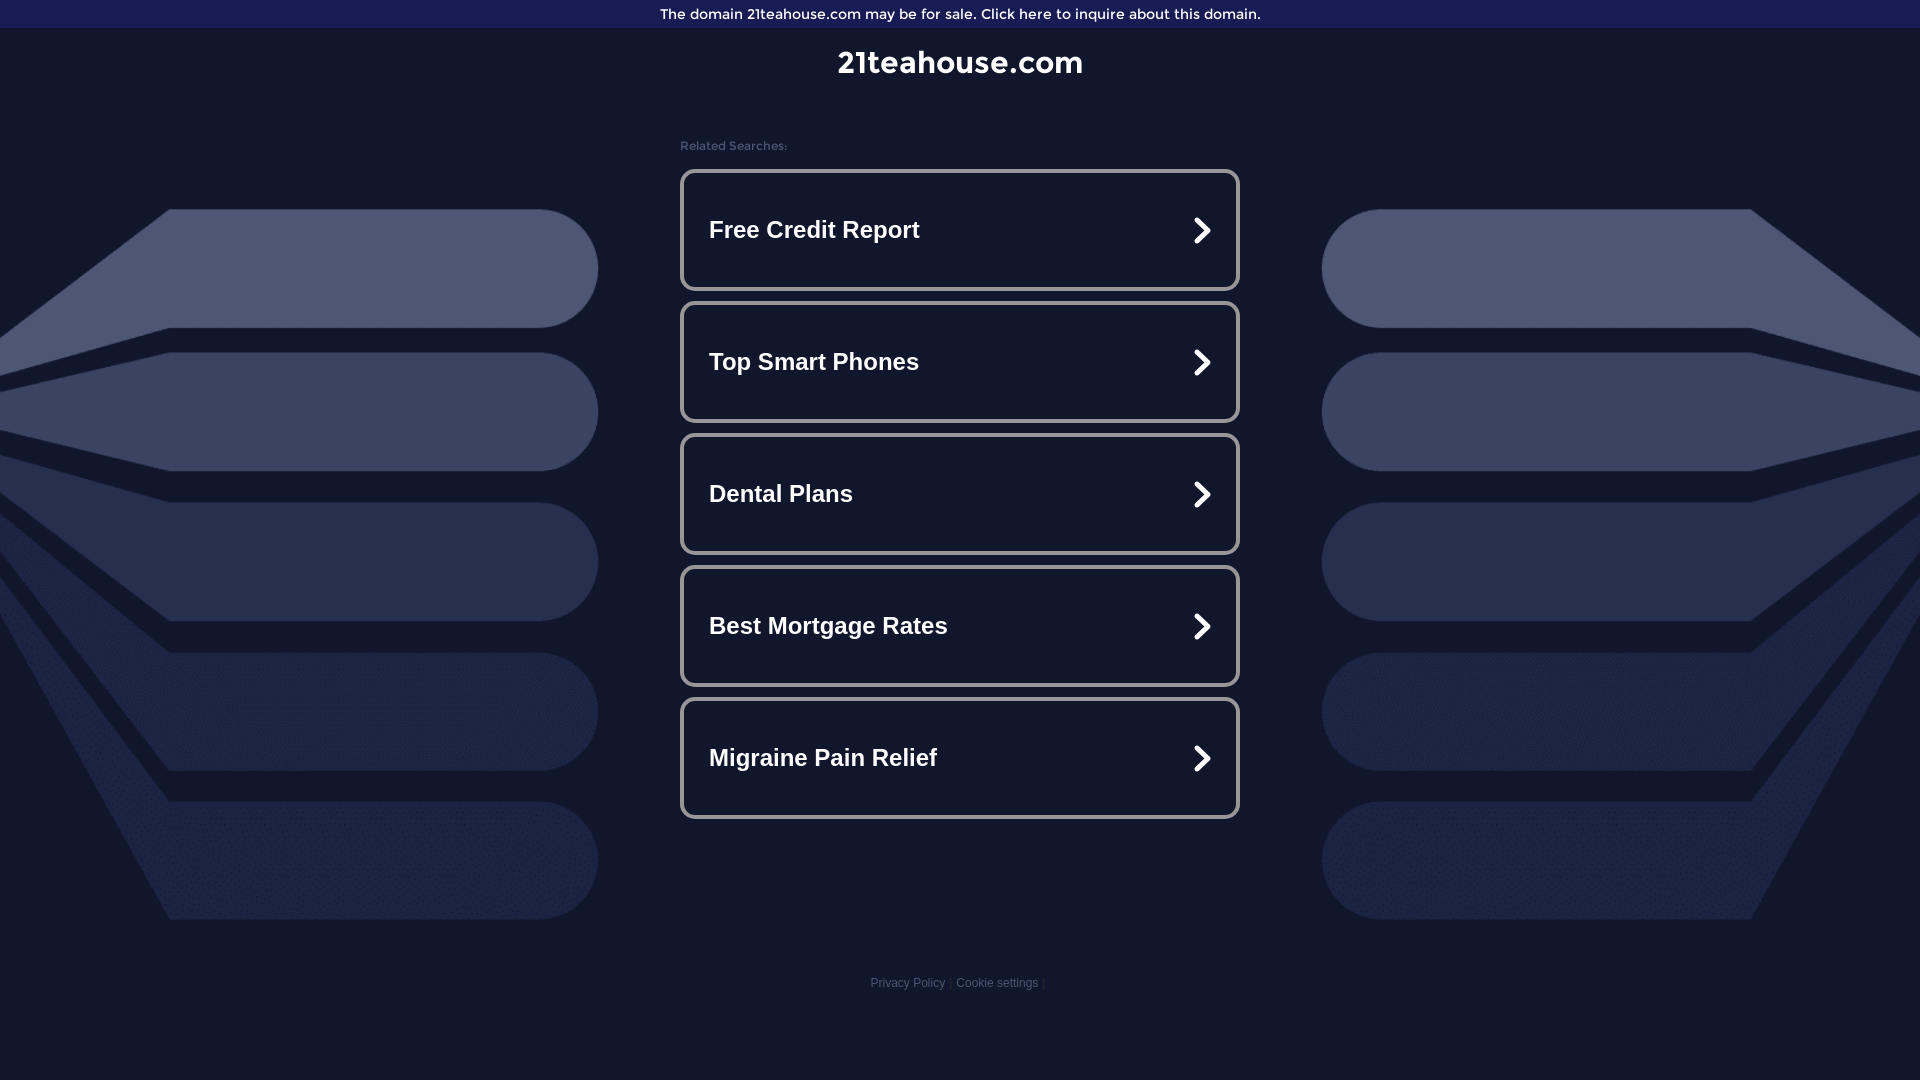 Image resolution: width=1920 pixels, height=1080 pixels. Describe the element at coordinates (954, 982) in the screenshot. I see `'Cookie settings'` at that location.